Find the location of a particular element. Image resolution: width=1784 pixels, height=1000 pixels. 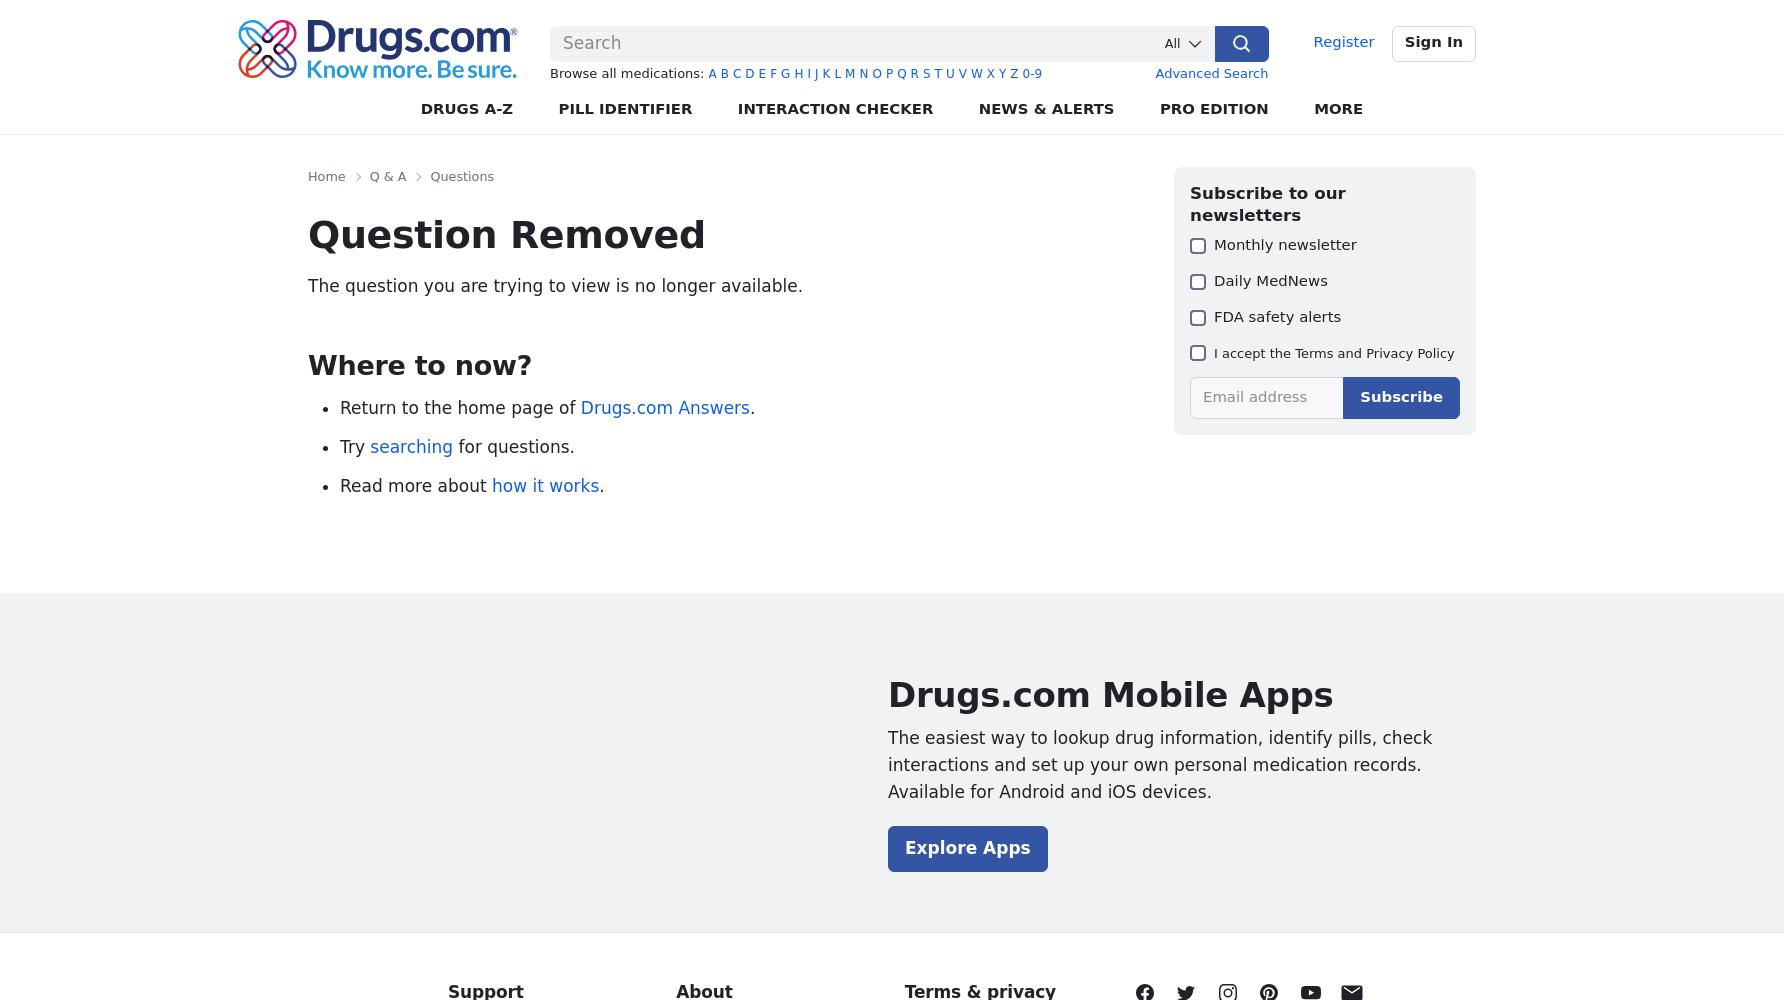

'Advanced Search' is located at coordinates (1211, 72).